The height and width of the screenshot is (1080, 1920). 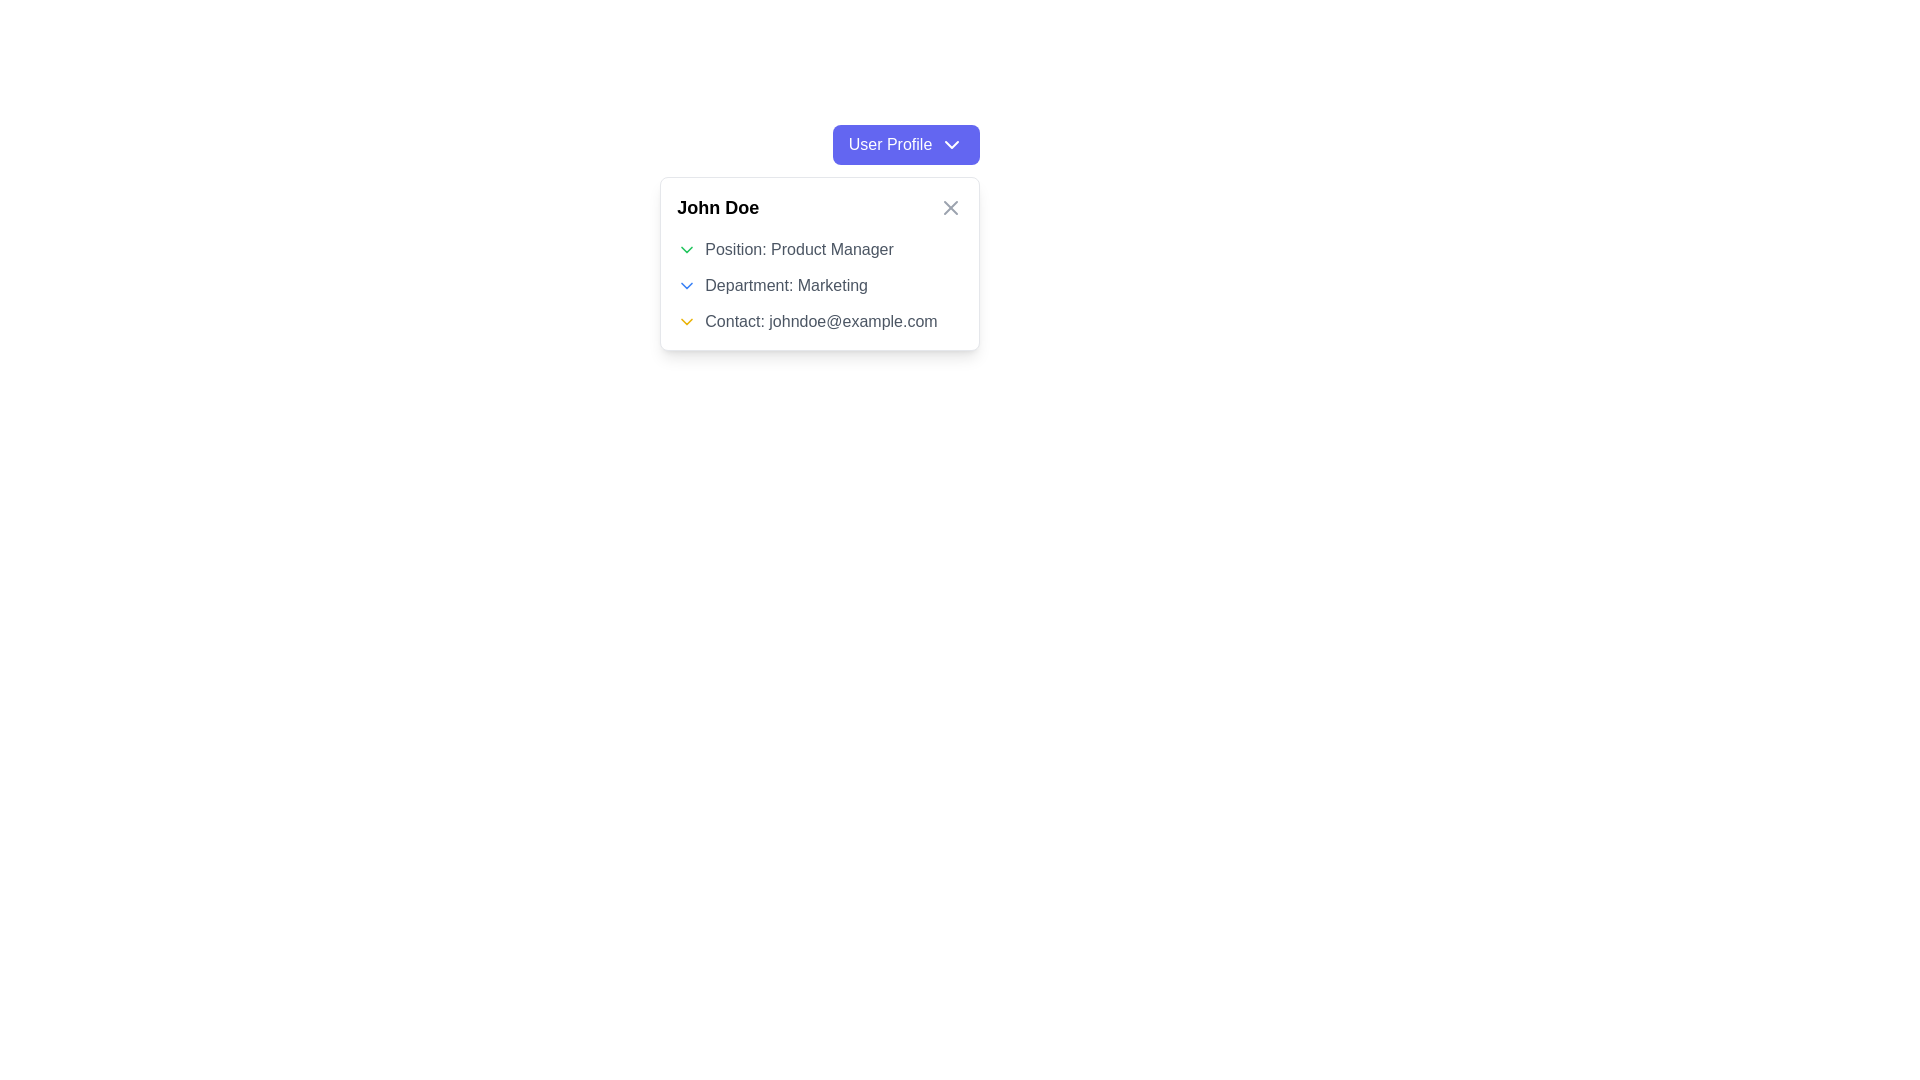 I want to click on the static text label displaying the user's name located near the top-left corner of the user profile interface, so click(x=718, y=208).